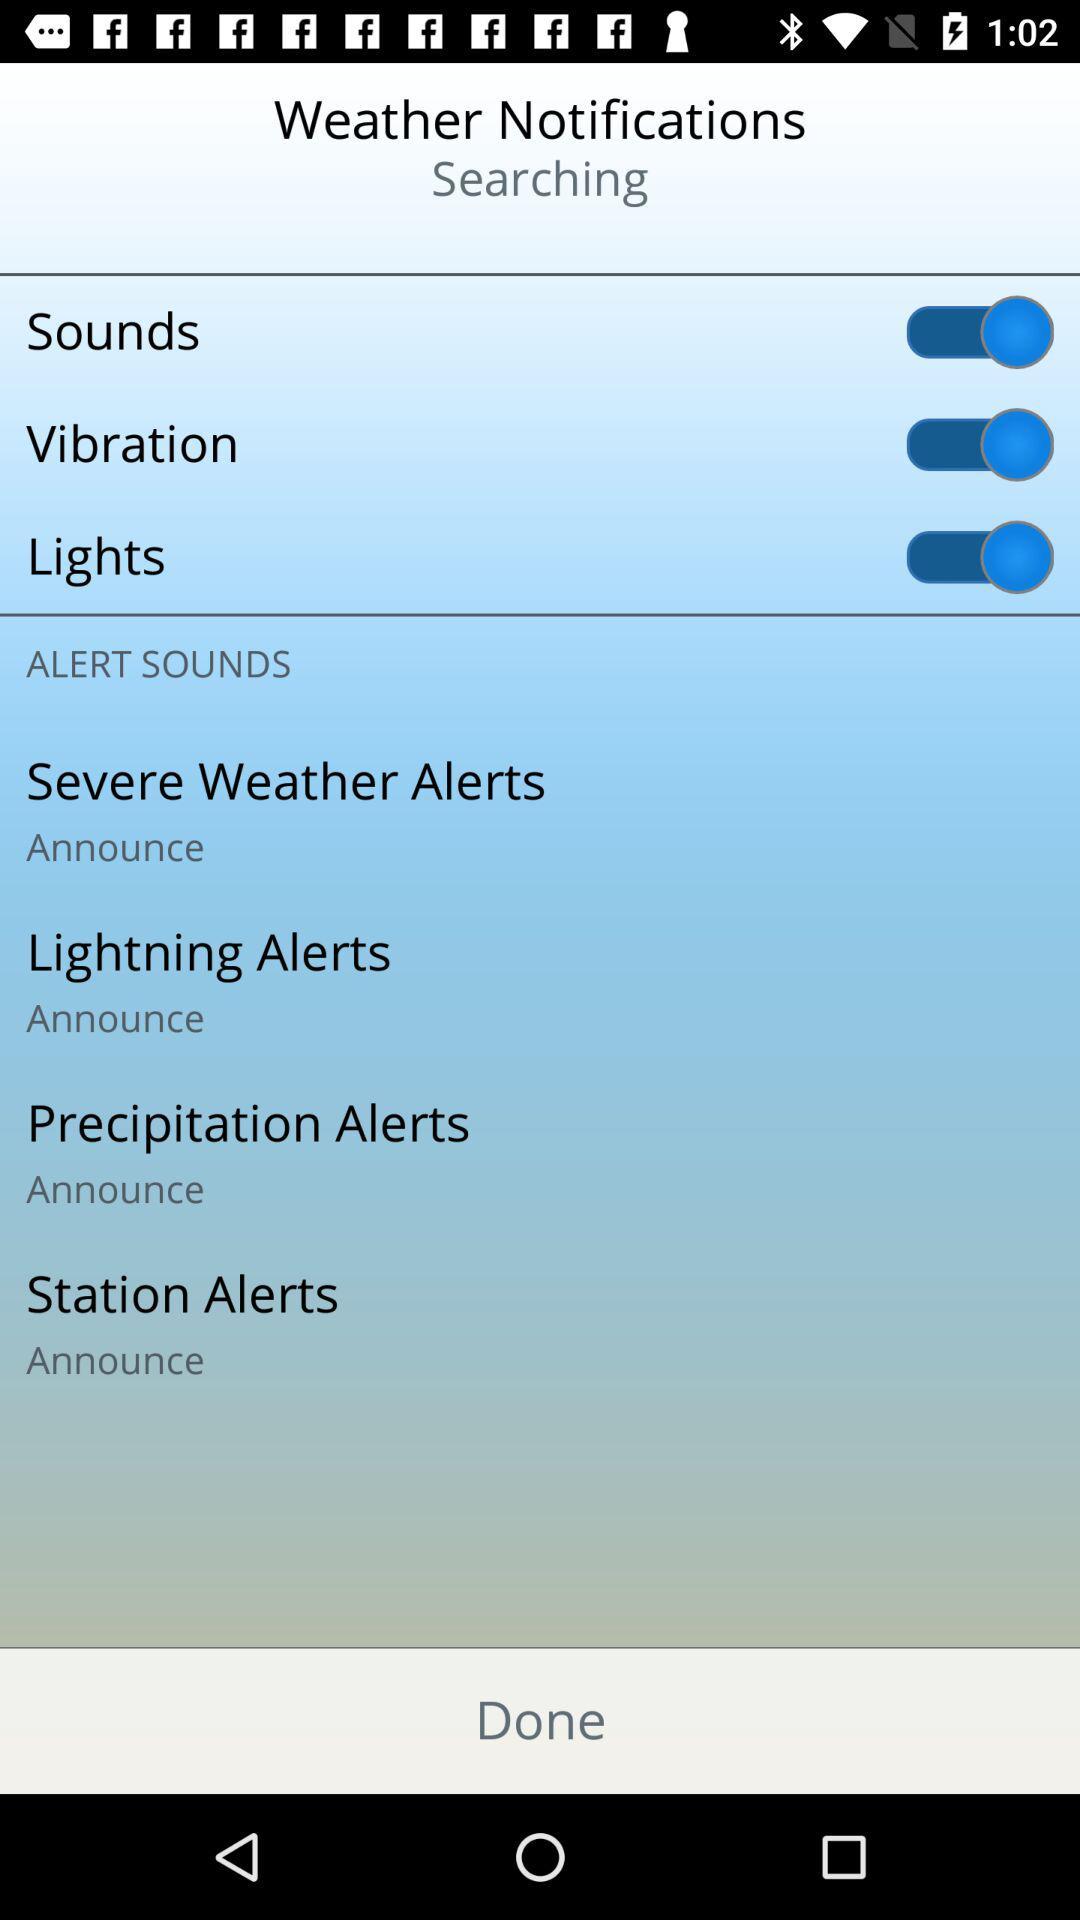 The image size is (1080, 1920). I want to click on item below the alert sounds, so click(540, 811).